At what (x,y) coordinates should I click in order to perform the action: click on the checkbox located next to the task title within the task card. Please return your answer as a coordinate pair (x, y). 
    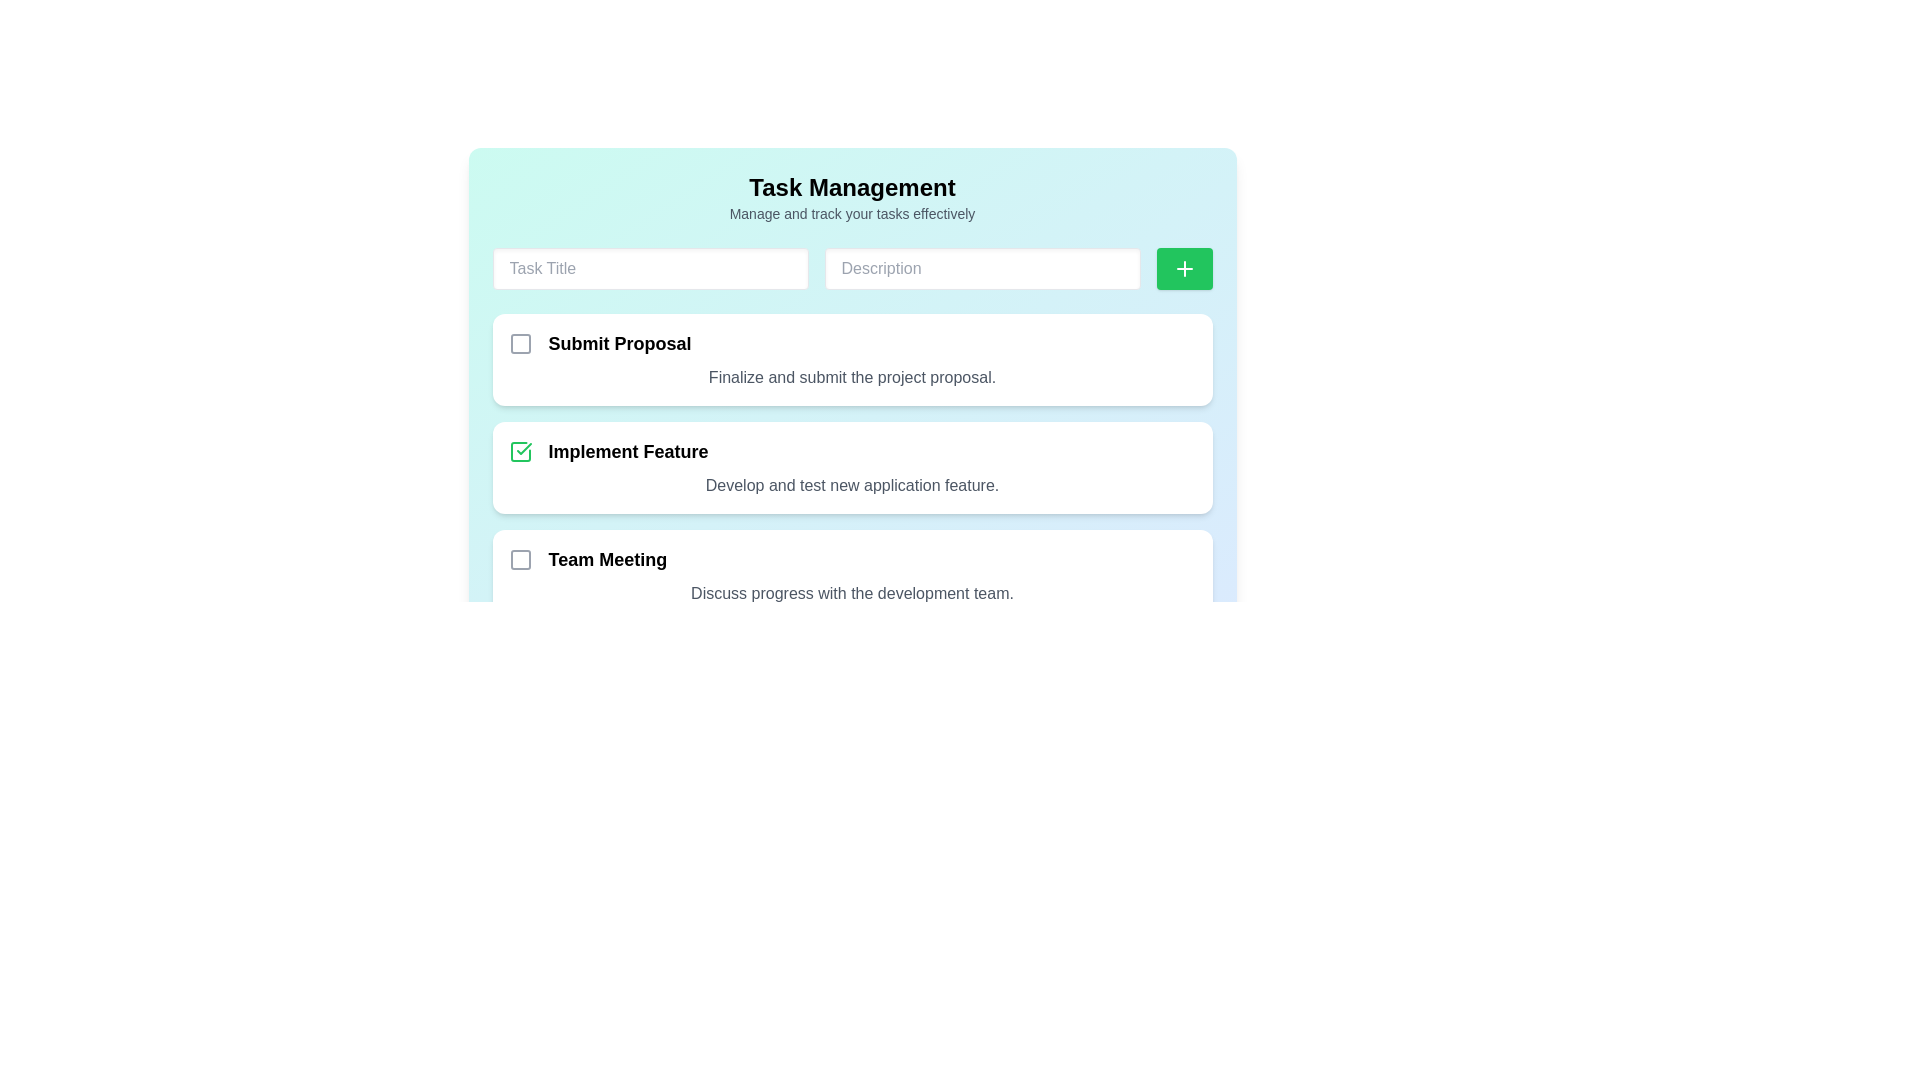
    Looking at the image, I should click on (852, 559).